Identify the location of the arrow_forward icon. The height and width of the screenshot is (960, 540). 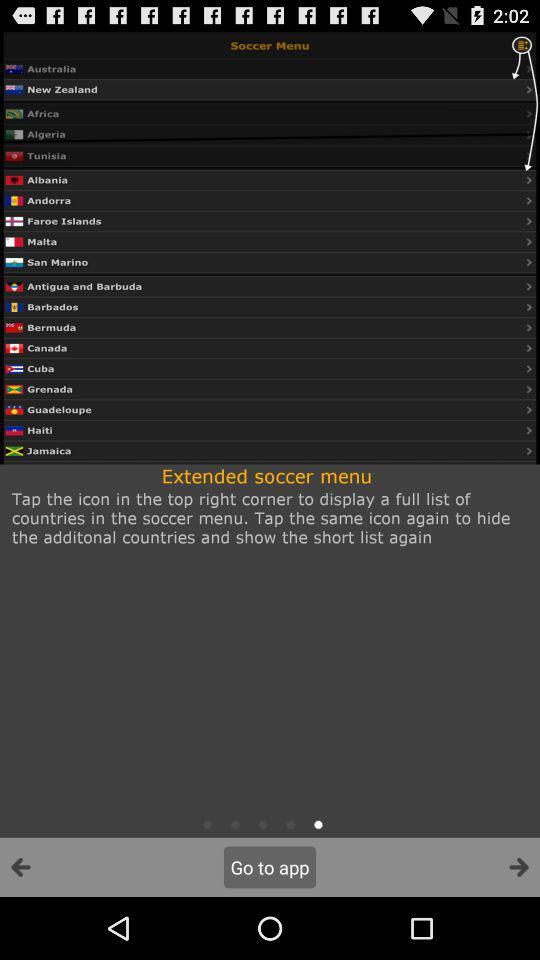
(518, 928).